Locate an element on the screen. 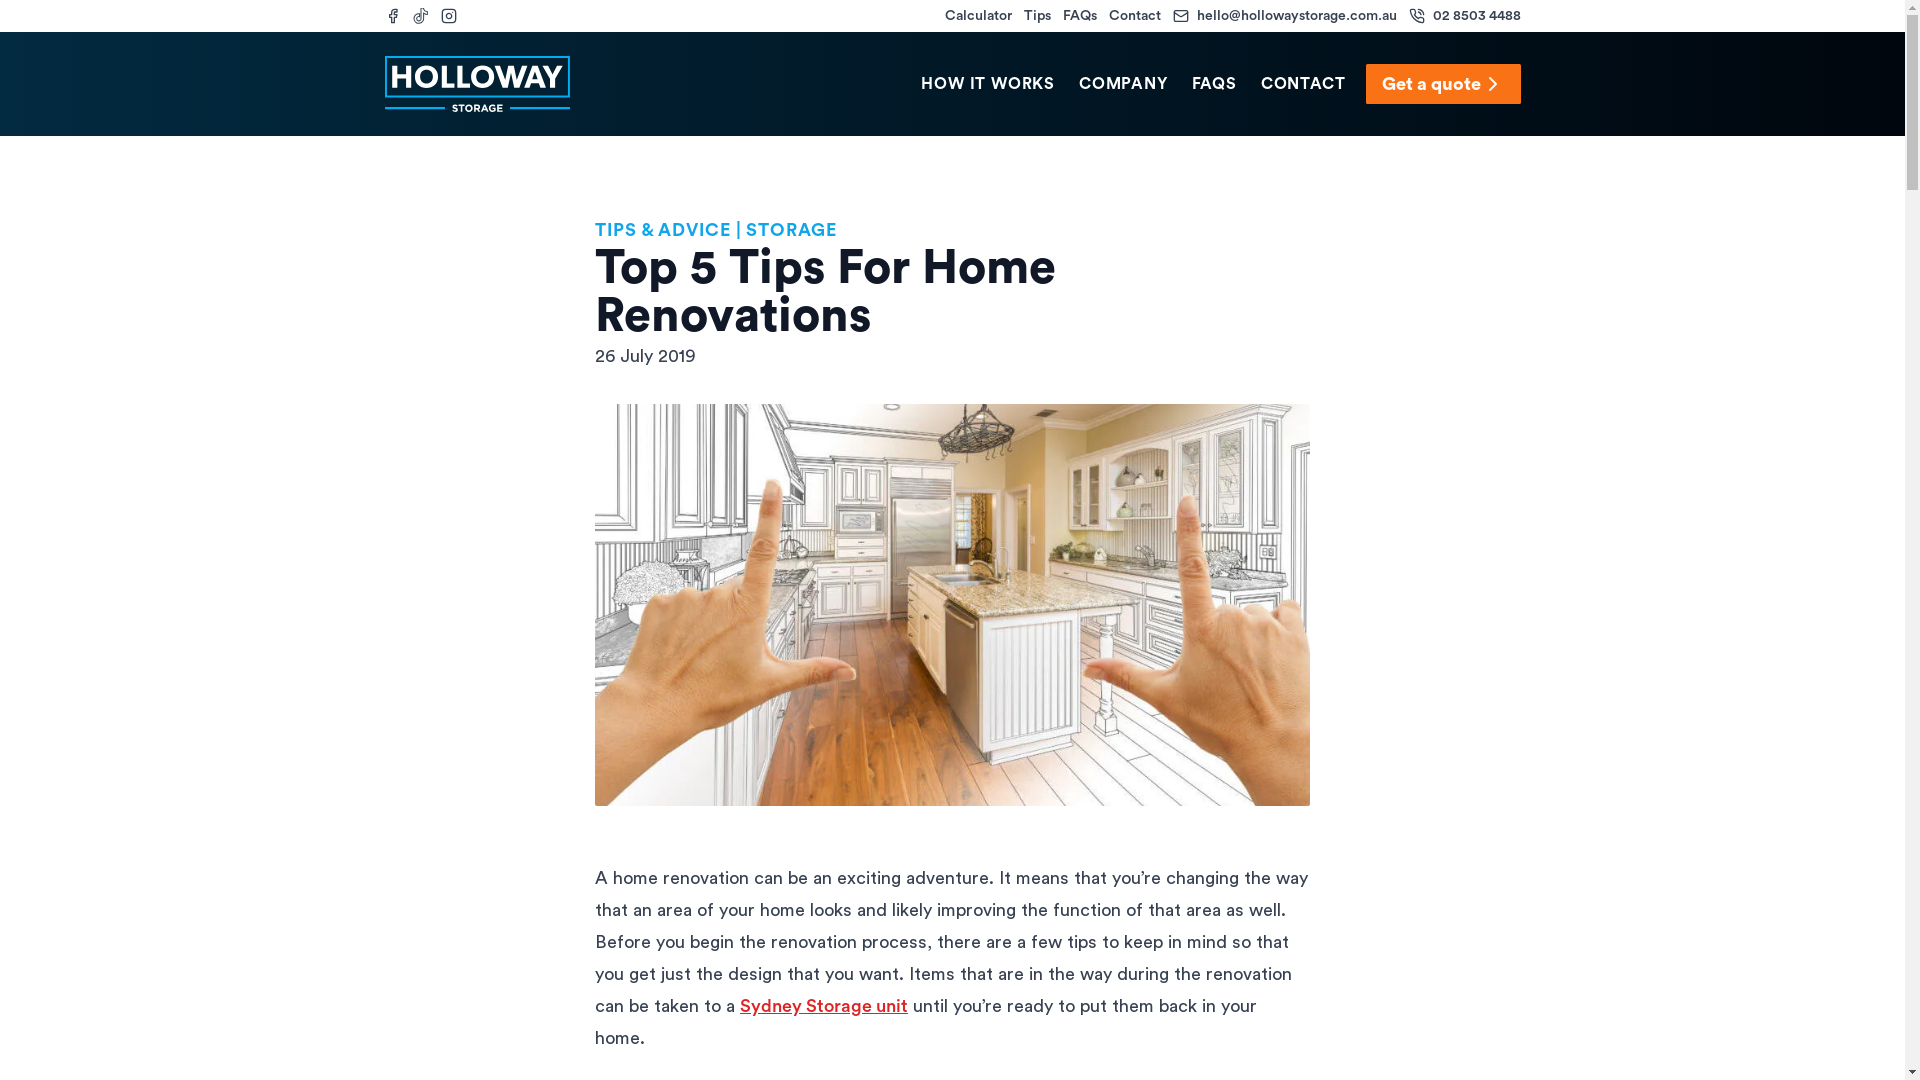  'CONTACT' is located at coordinates (1303, 83).